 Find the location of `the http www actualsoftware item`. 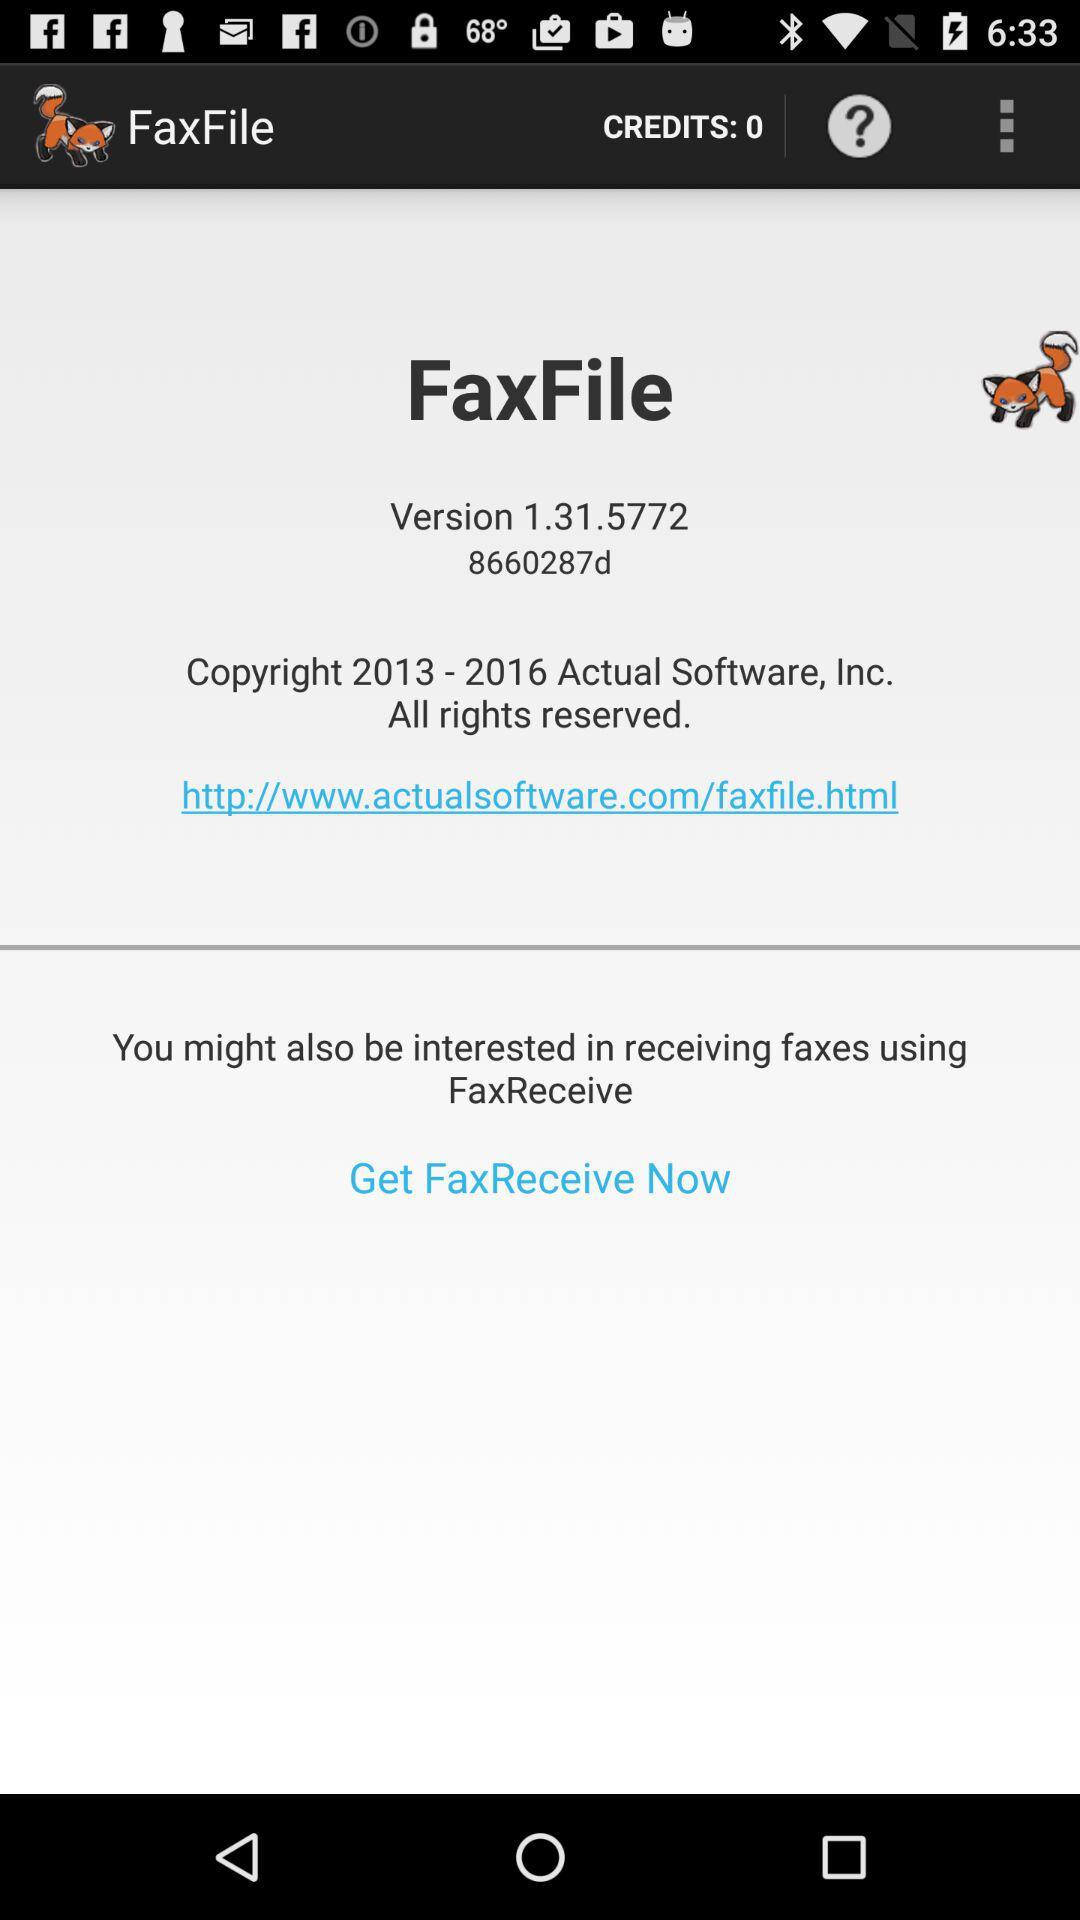

the http www actualsoftware item is located at coordinates (540, 793).